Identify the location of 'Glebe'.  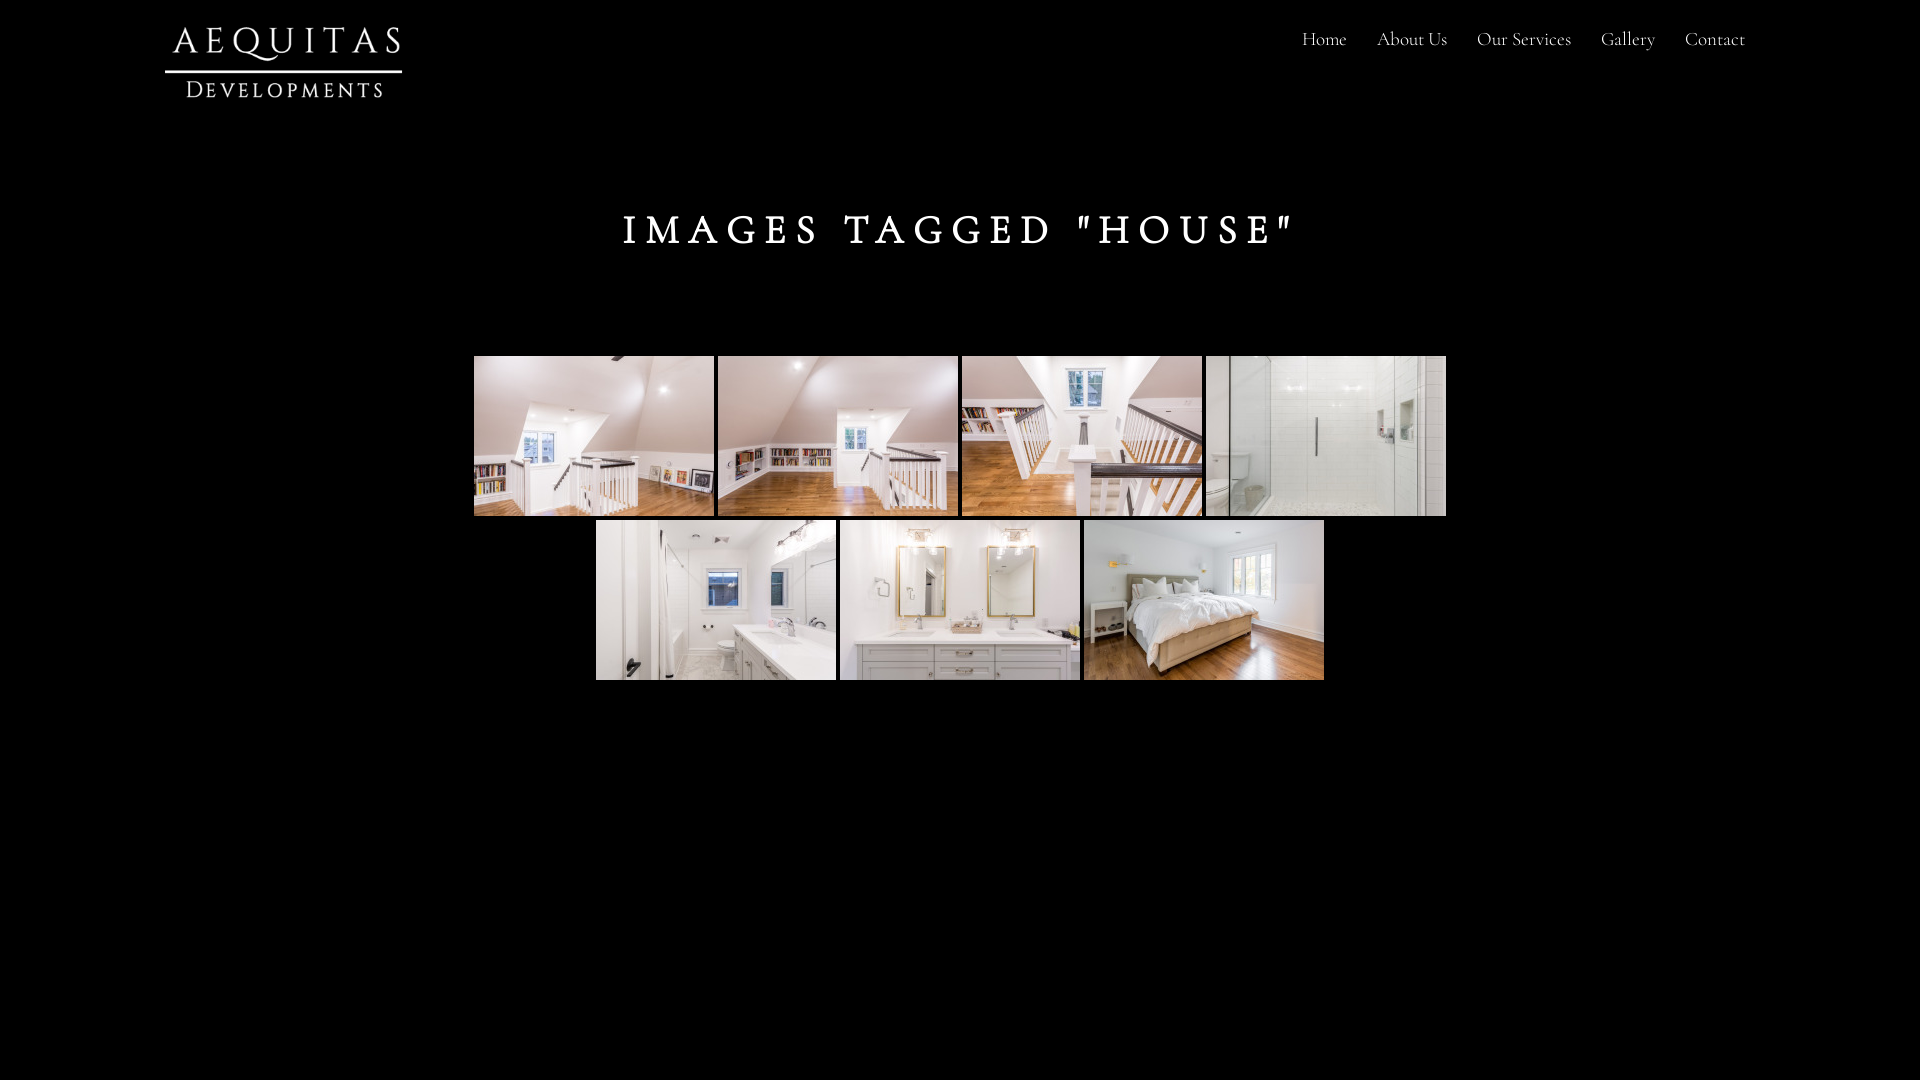
(593, 434).